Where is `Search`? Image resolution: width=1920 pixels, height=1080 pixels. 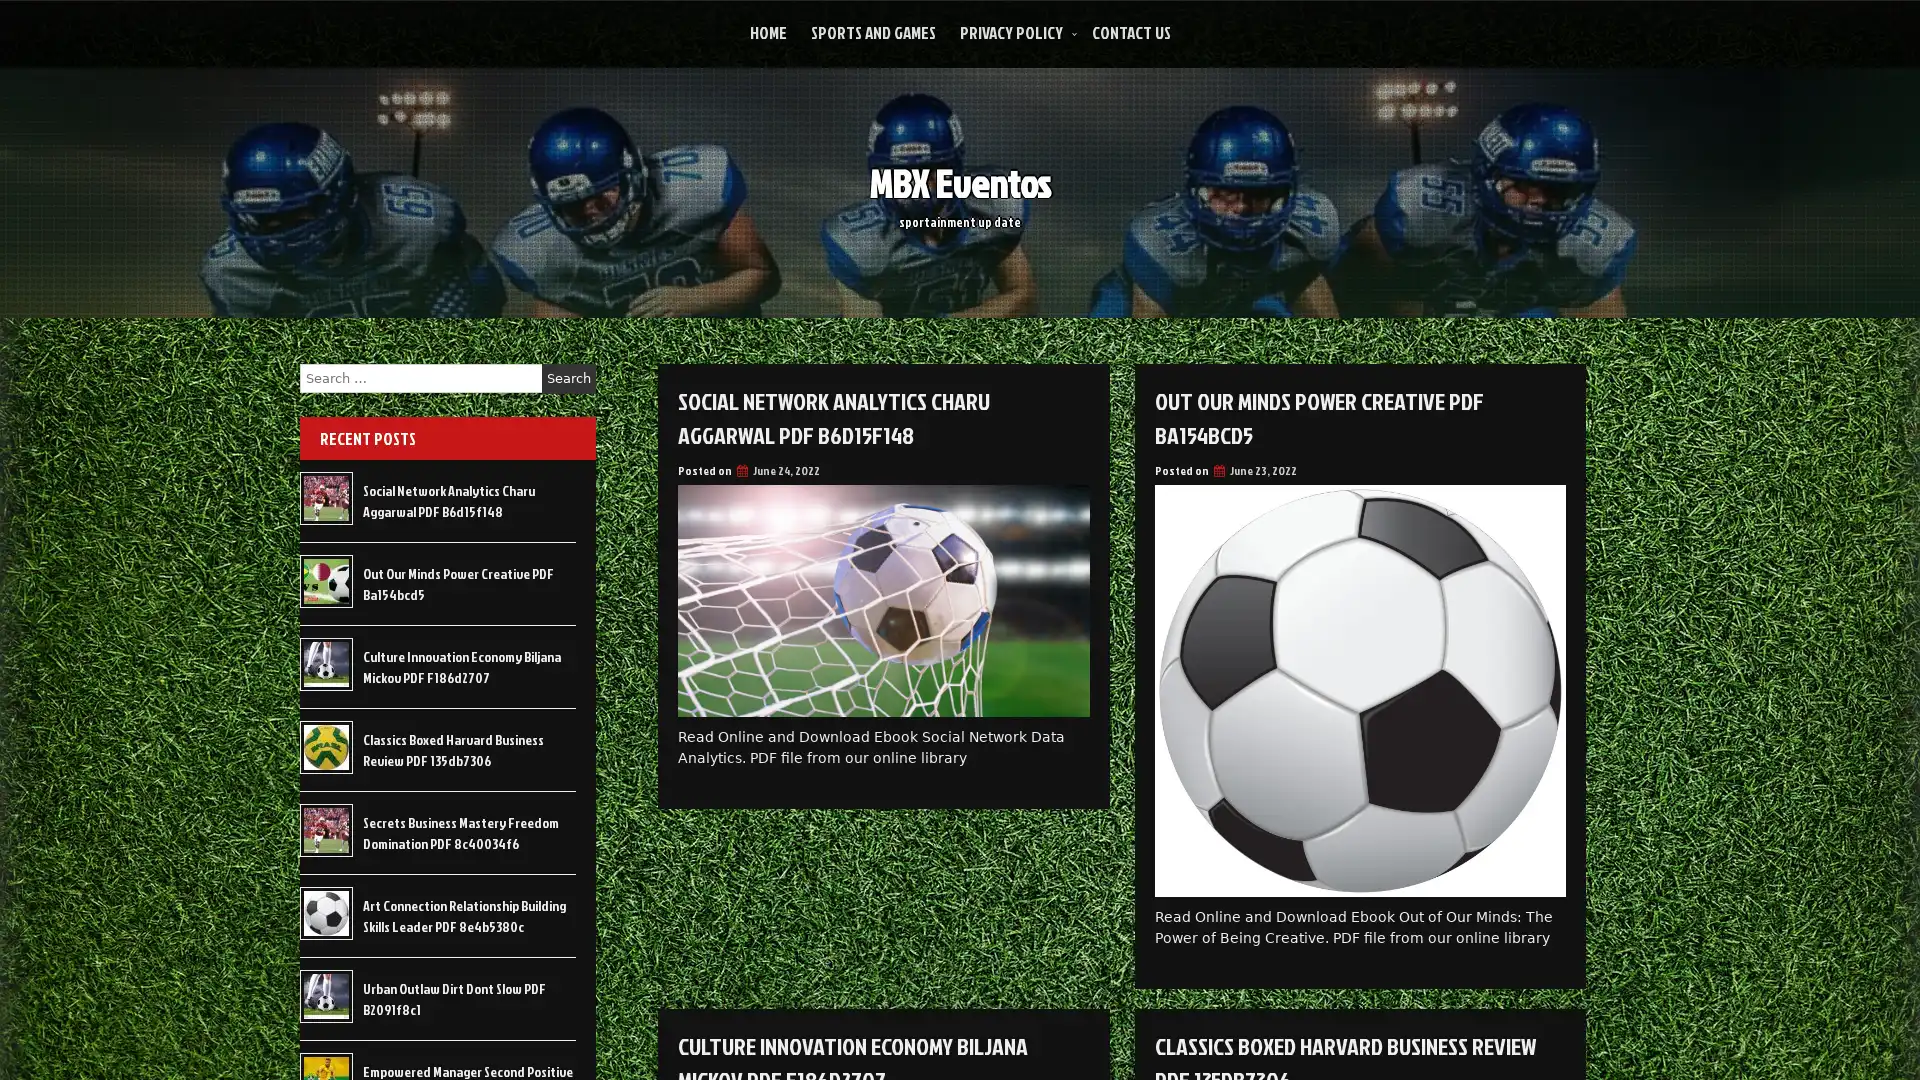
Search is located at coordinates (568, 378).